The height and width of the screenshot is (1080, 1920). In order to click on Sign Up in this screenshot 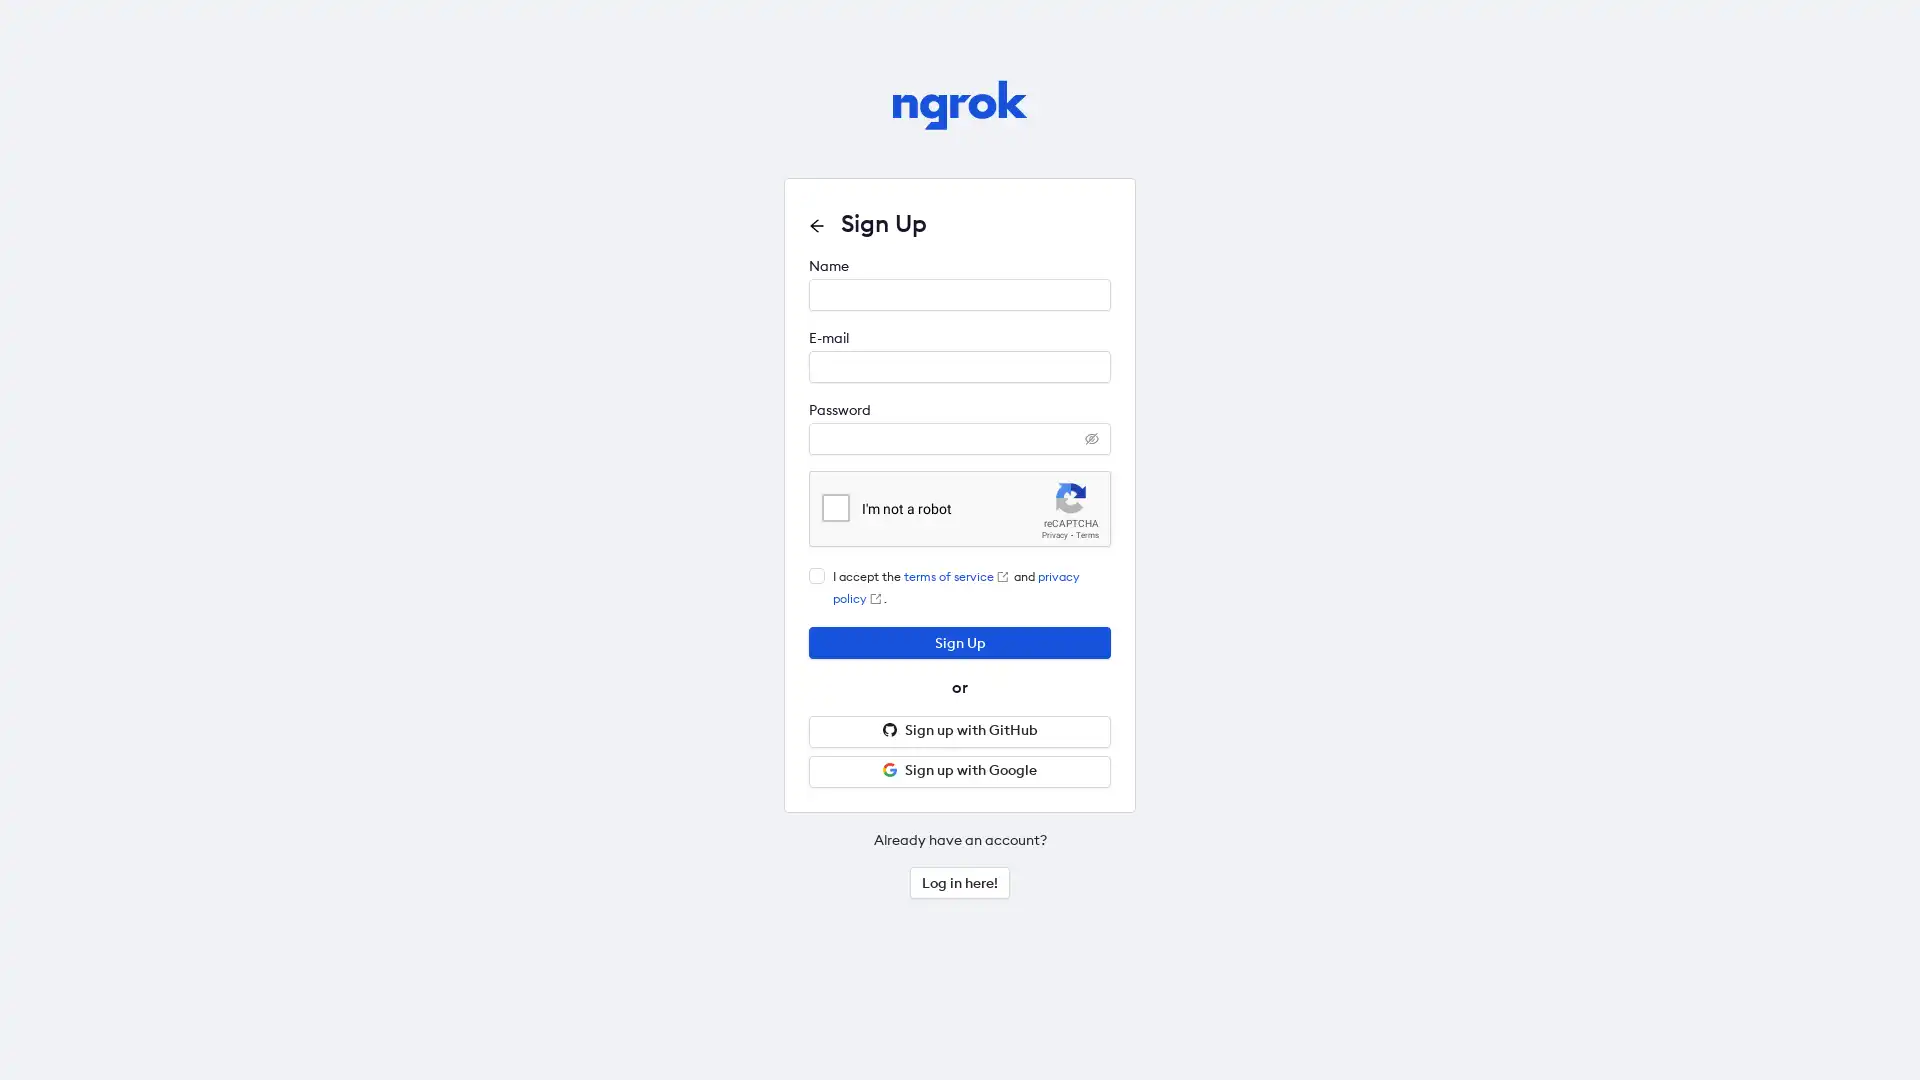, I will do `click(960, 643)`.